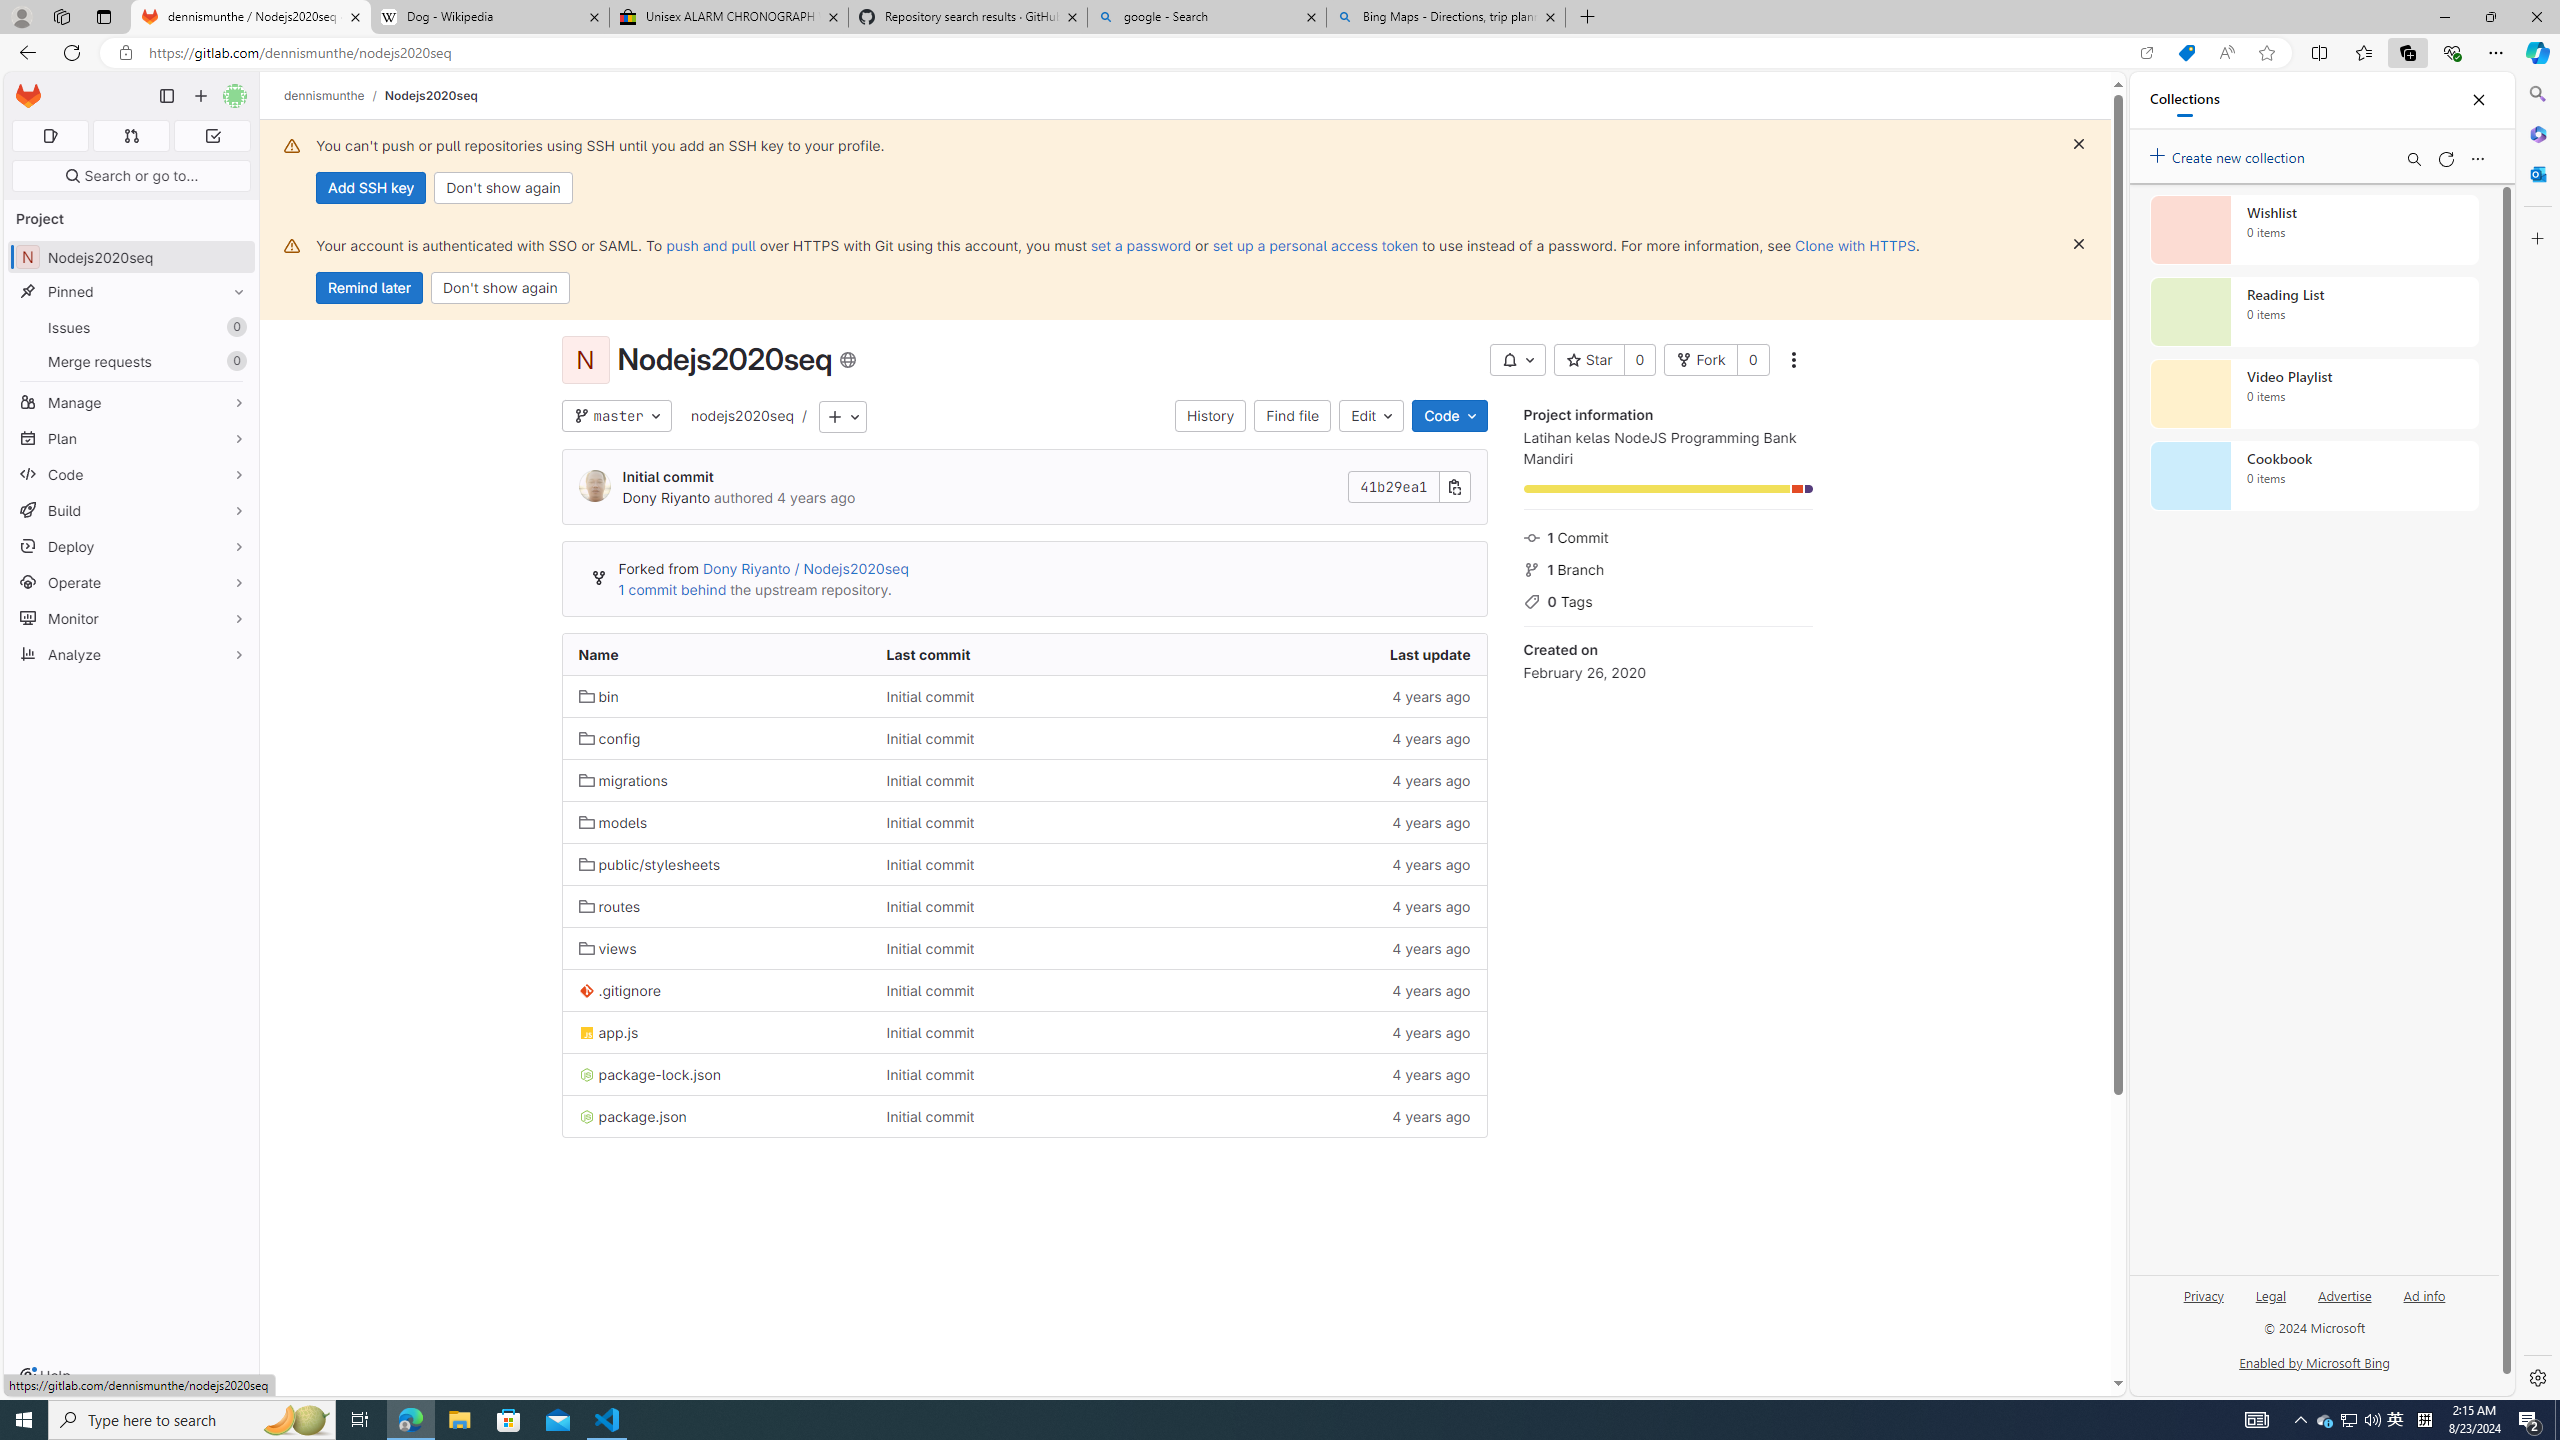 Image resolution: width=2560 pixels, height=1440 pixels. Describe the element at coordinates (665, 497) in the screenshot. I see `'Dony Riyanto'` at that location.